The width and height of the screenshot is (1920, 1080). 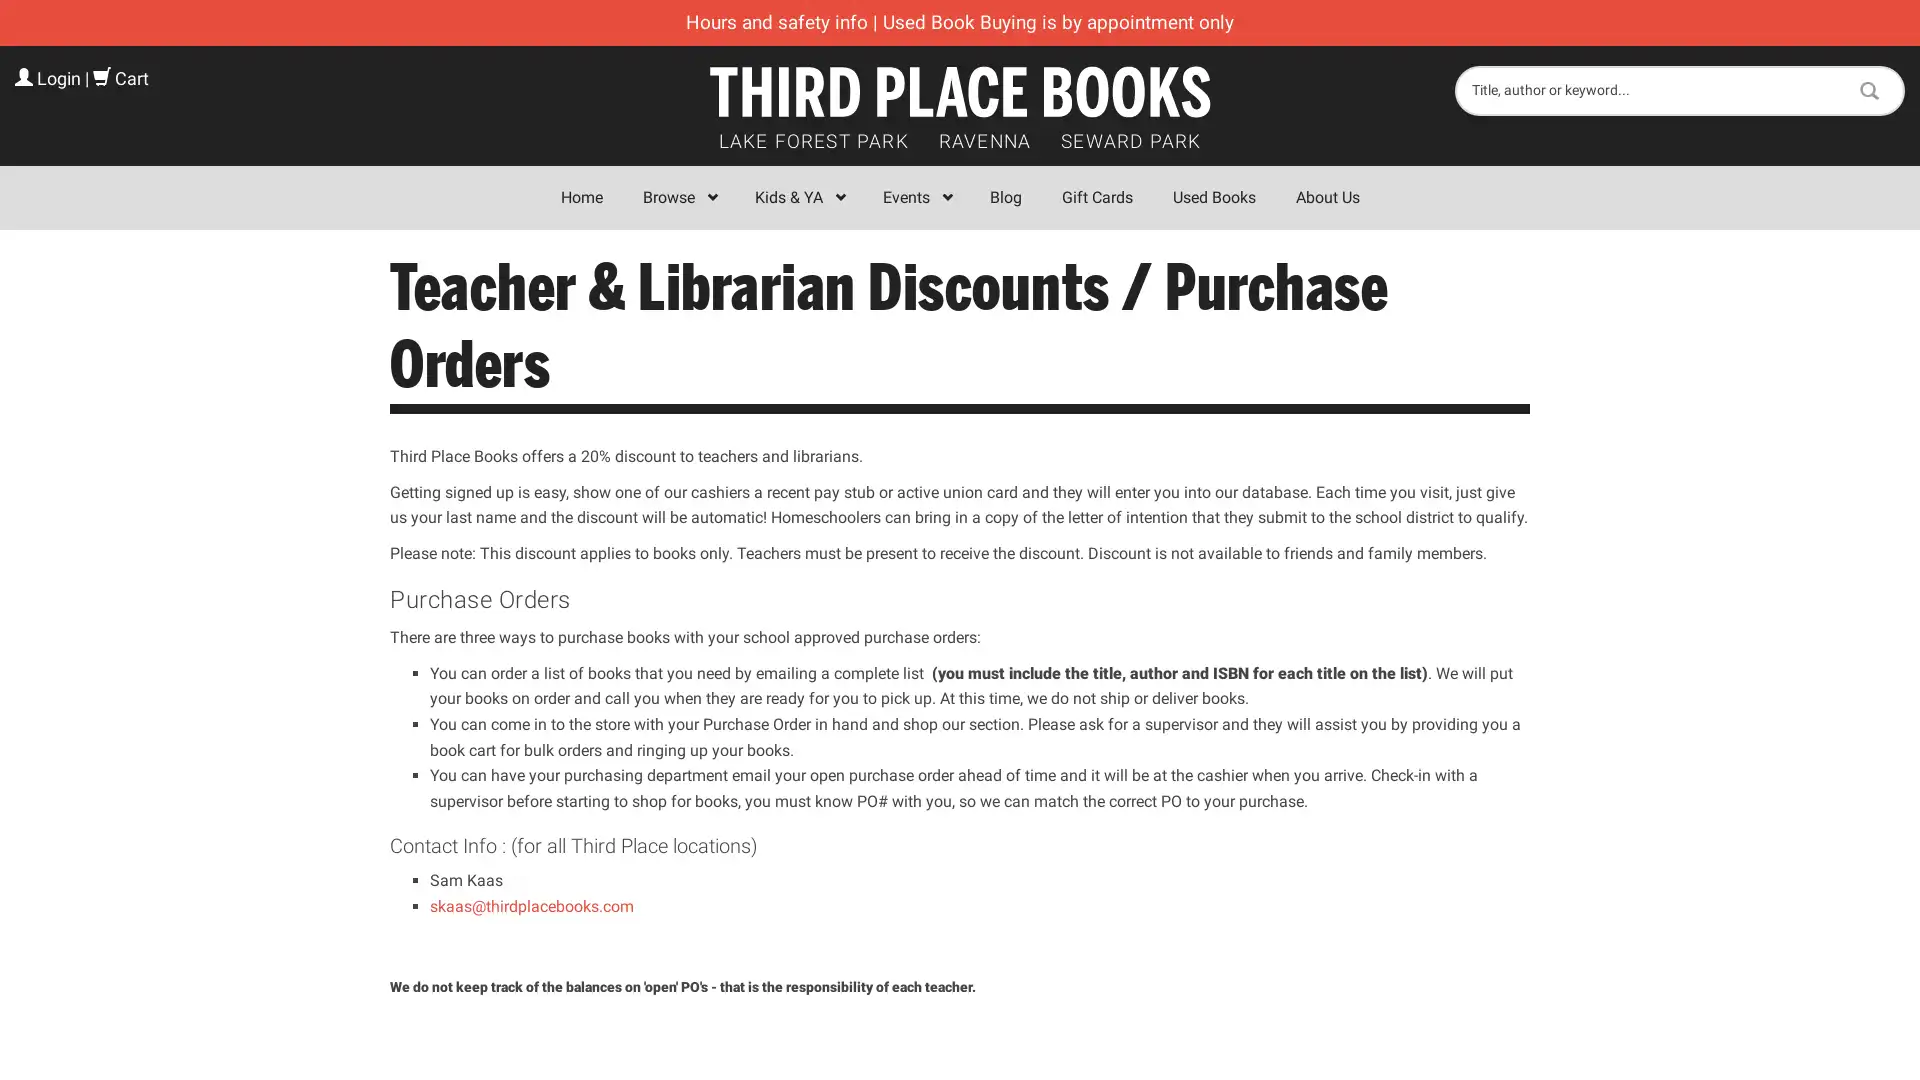 I want to click on Close, so click(x=1251, y=293).